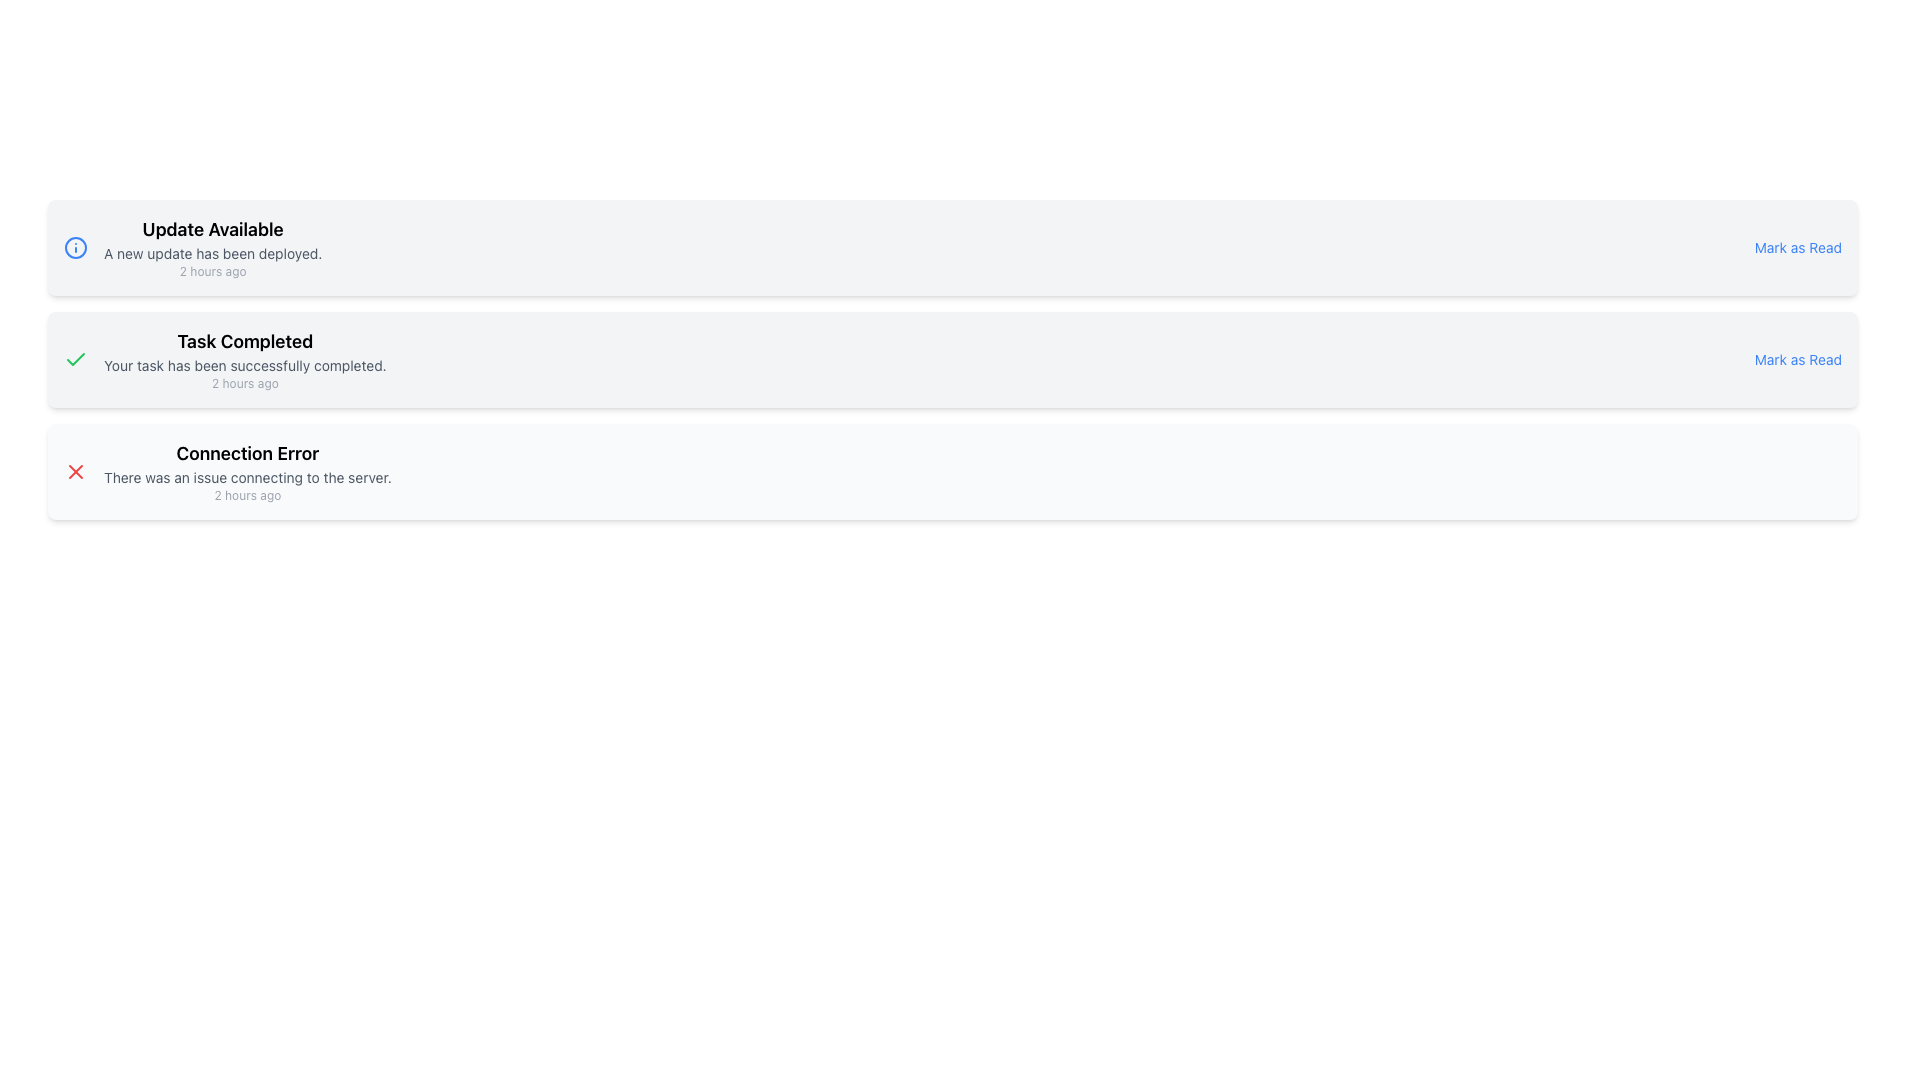 Image resolution: width=1920 pixels, height=1080 pixels. Describe the element at coordinates (76, 471) in the screenshot. I see `the red 'X' icon at the top-left of the 'Connection Error' notification card` at that location.